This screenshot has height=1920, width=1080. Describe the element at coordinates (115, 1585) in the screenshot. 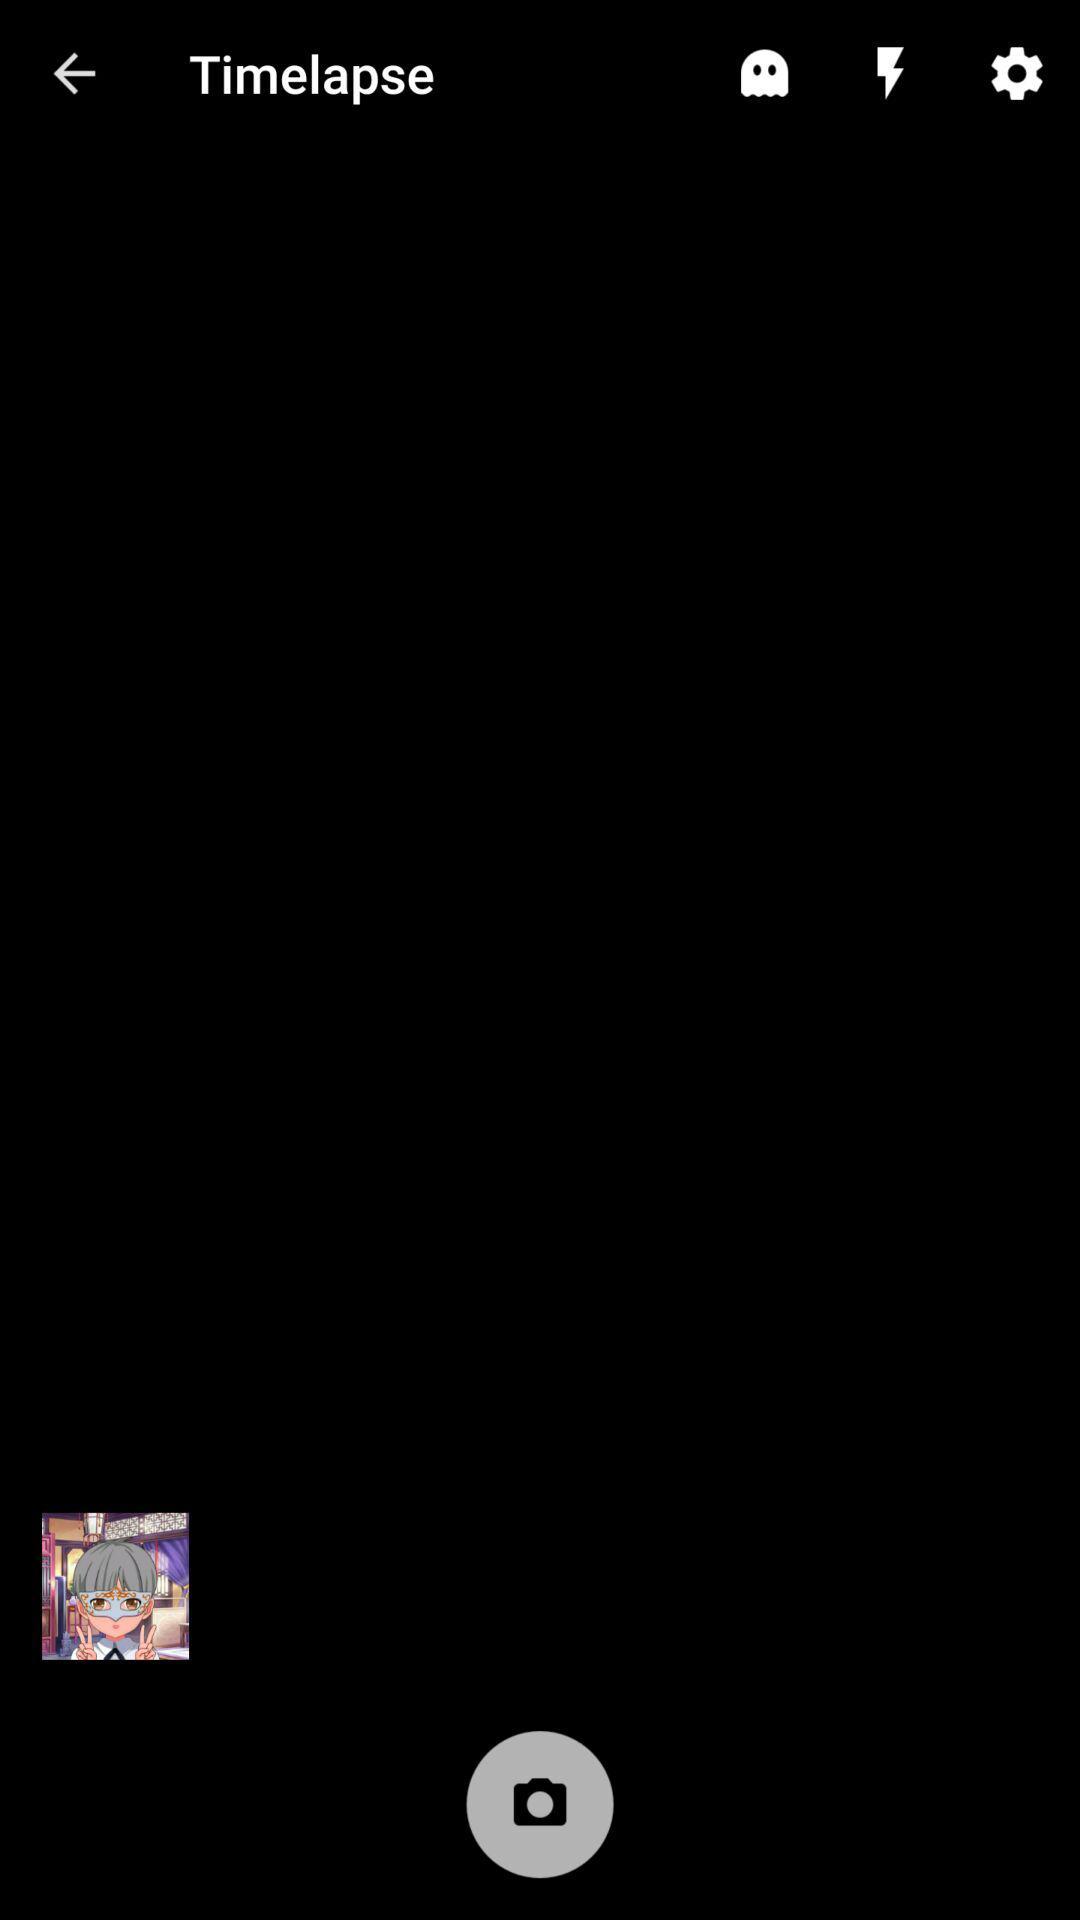

I see `icon at the bottom left corner` at that location.